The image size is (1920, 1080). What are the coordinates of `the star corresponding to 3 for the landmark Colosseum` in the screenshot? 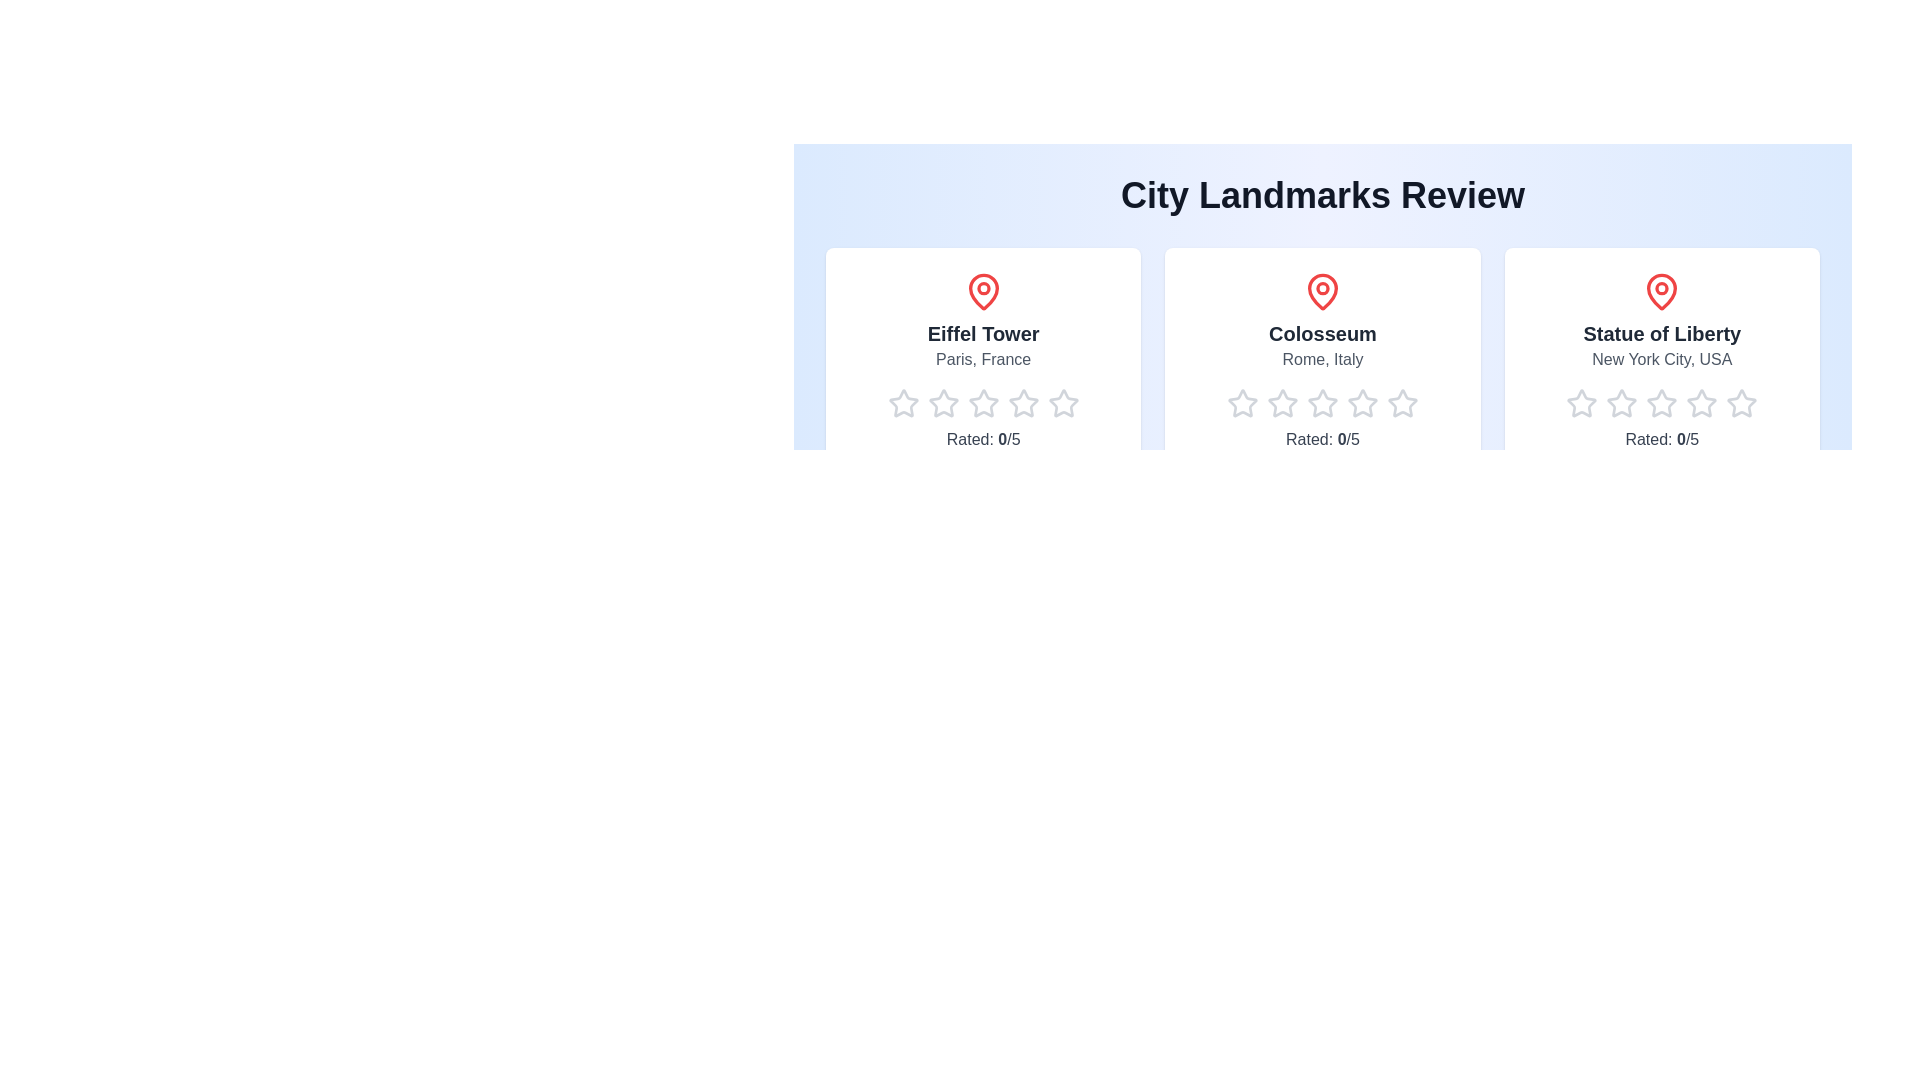 It's located at (1306, 404).